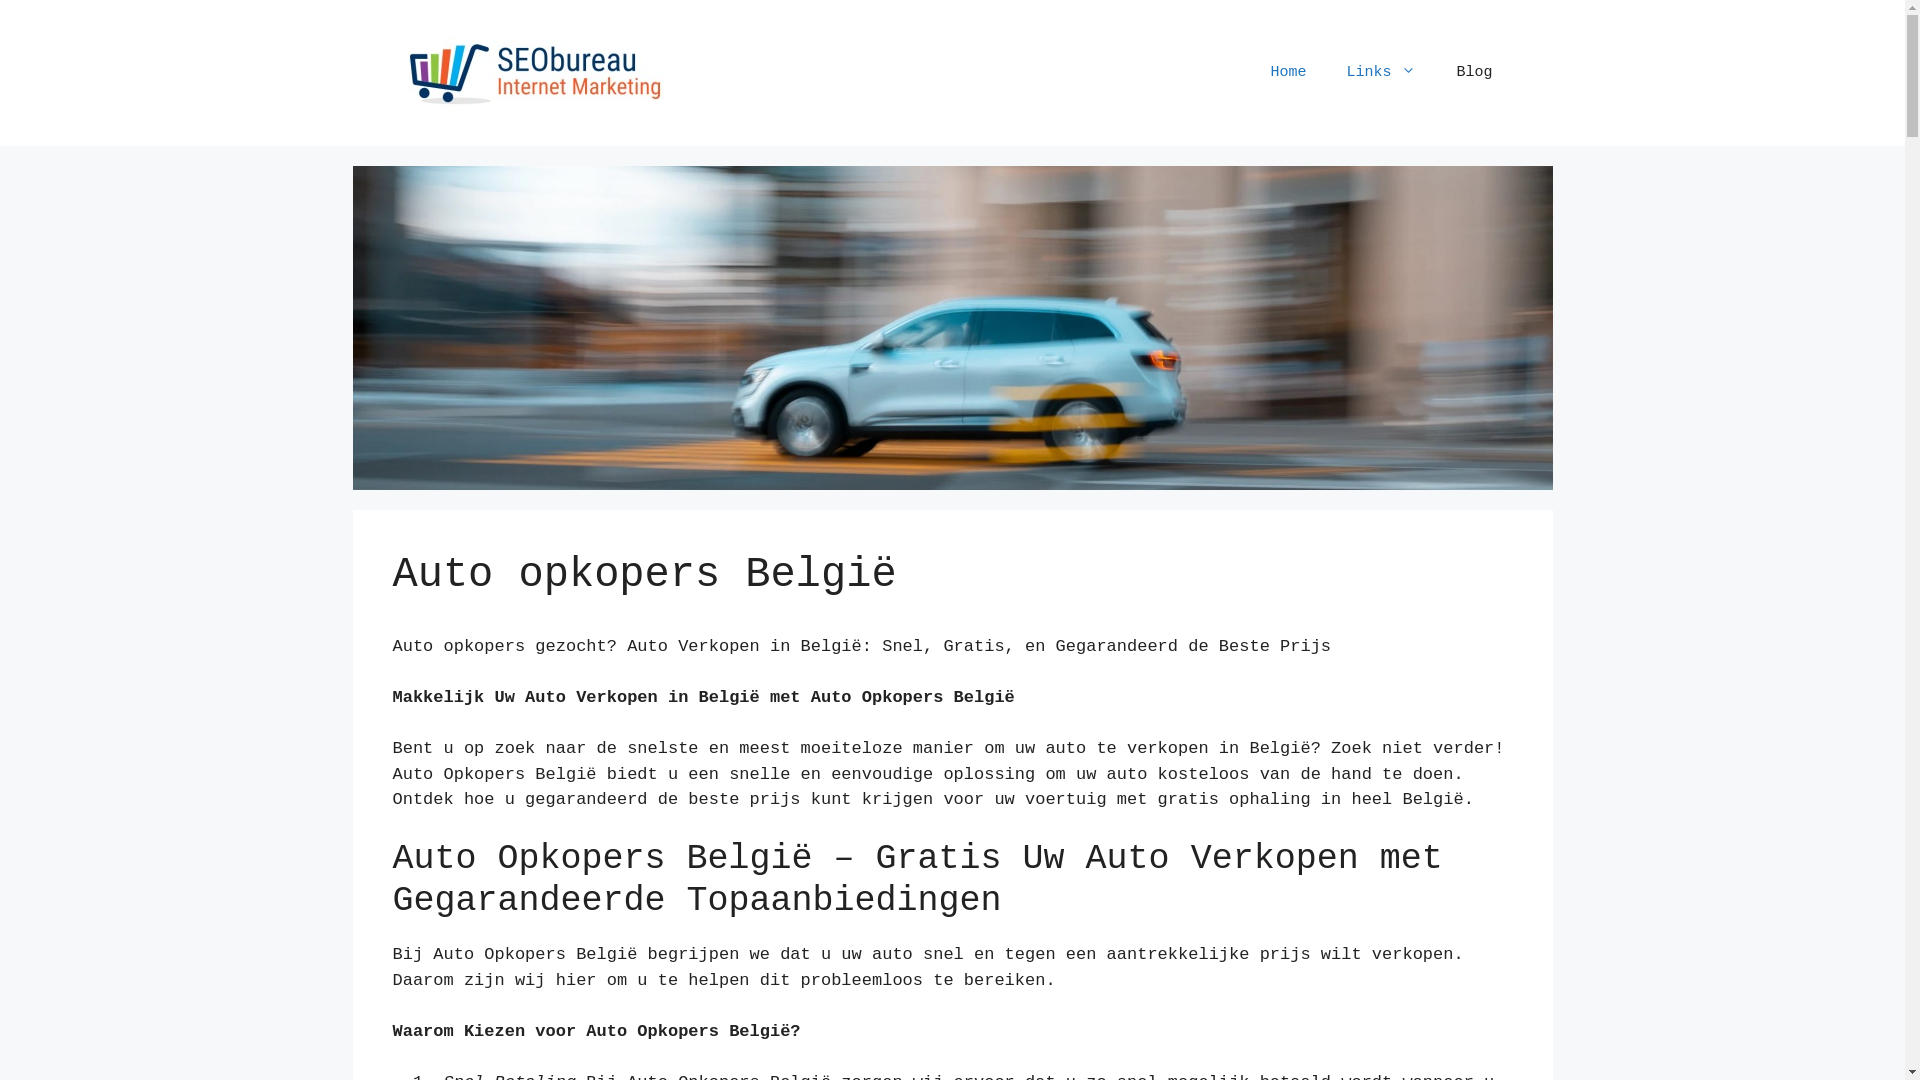 This screenshot has height=1080, width=1920. What do you see at coordinates (1434, 72) in the screenshot?
I see `'Blog'` at bounding box center [1434, 72].